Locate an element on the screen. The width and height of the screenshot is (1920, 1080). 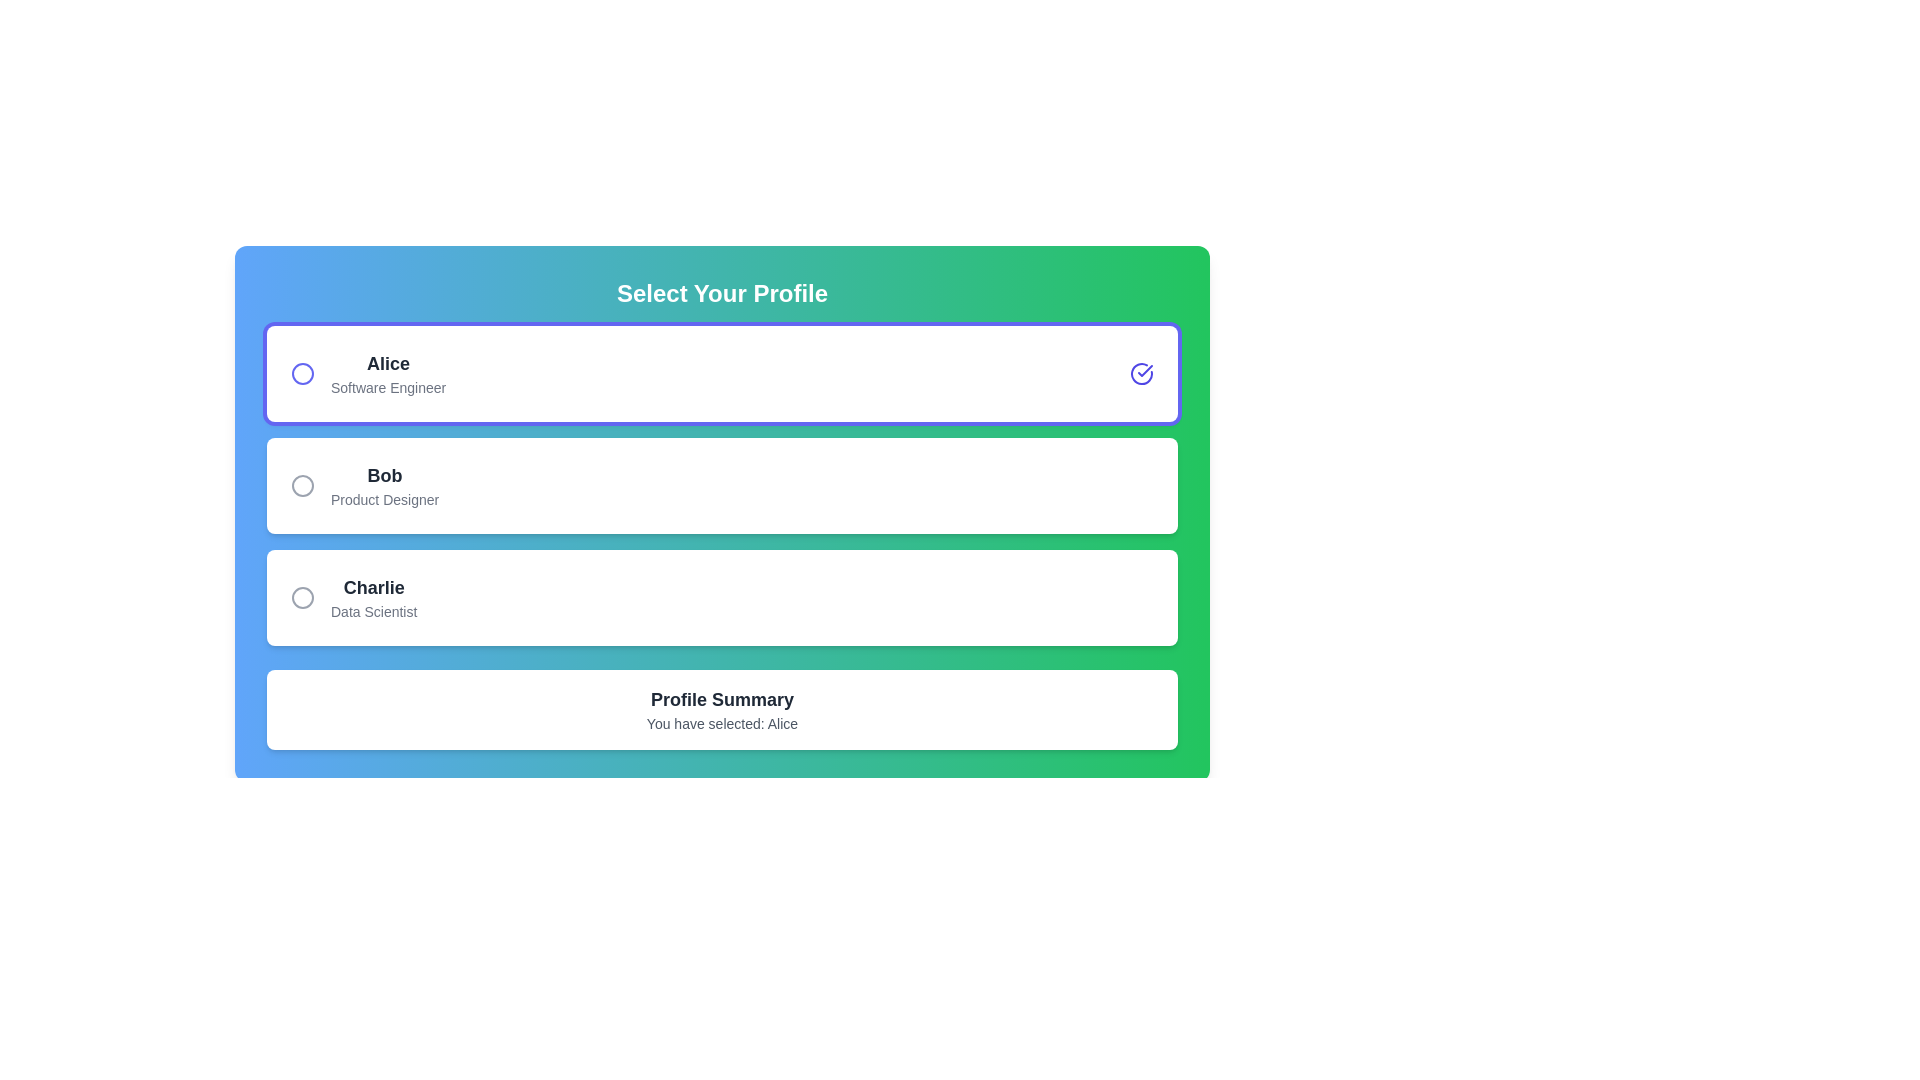
the text label indicating the name 'Charlie' associated with the profile option, which is located in the third profile selection card from the top is located at coordinates (374, 586).